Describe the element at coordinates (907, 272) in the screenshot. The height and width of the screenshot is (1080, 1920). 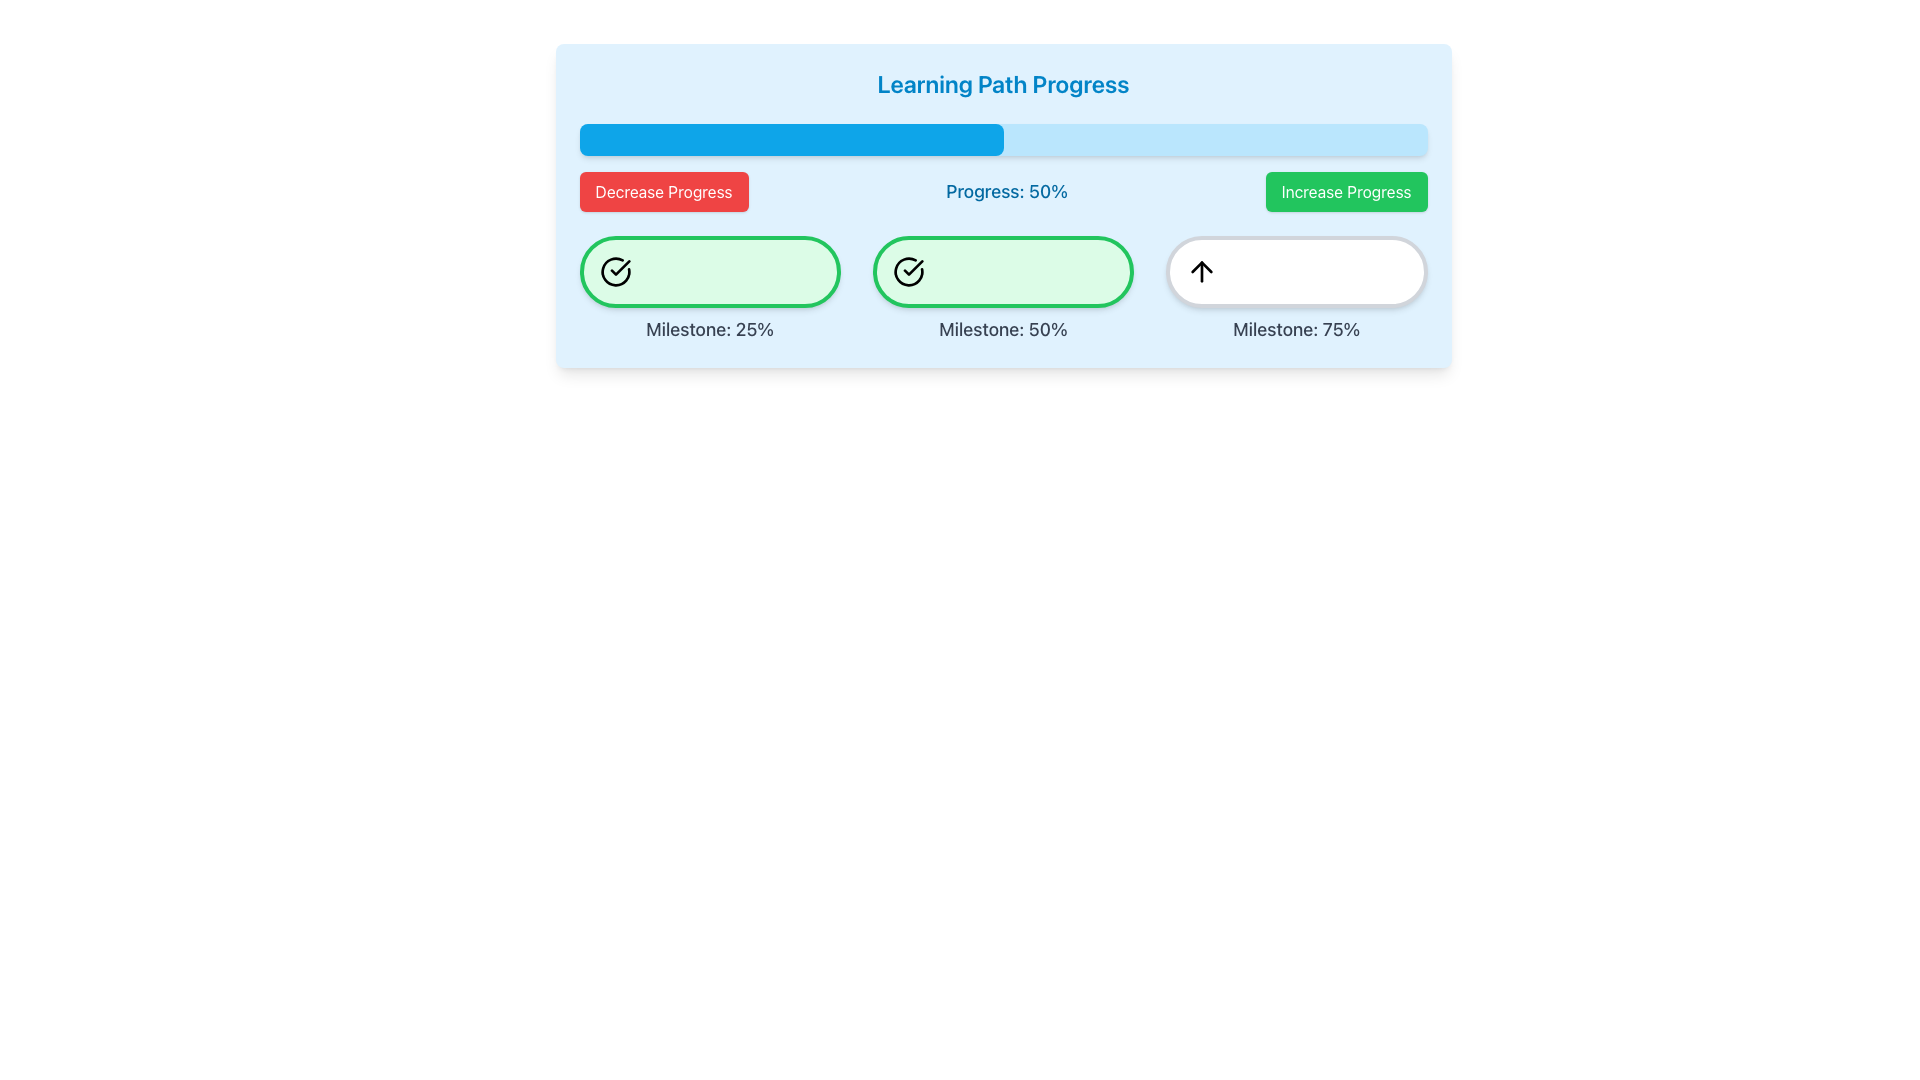
I see `the completion icon representing the successful achievement of the milestone at 50% progress, located centrally inside the second green circular milestone indicator` at that location.